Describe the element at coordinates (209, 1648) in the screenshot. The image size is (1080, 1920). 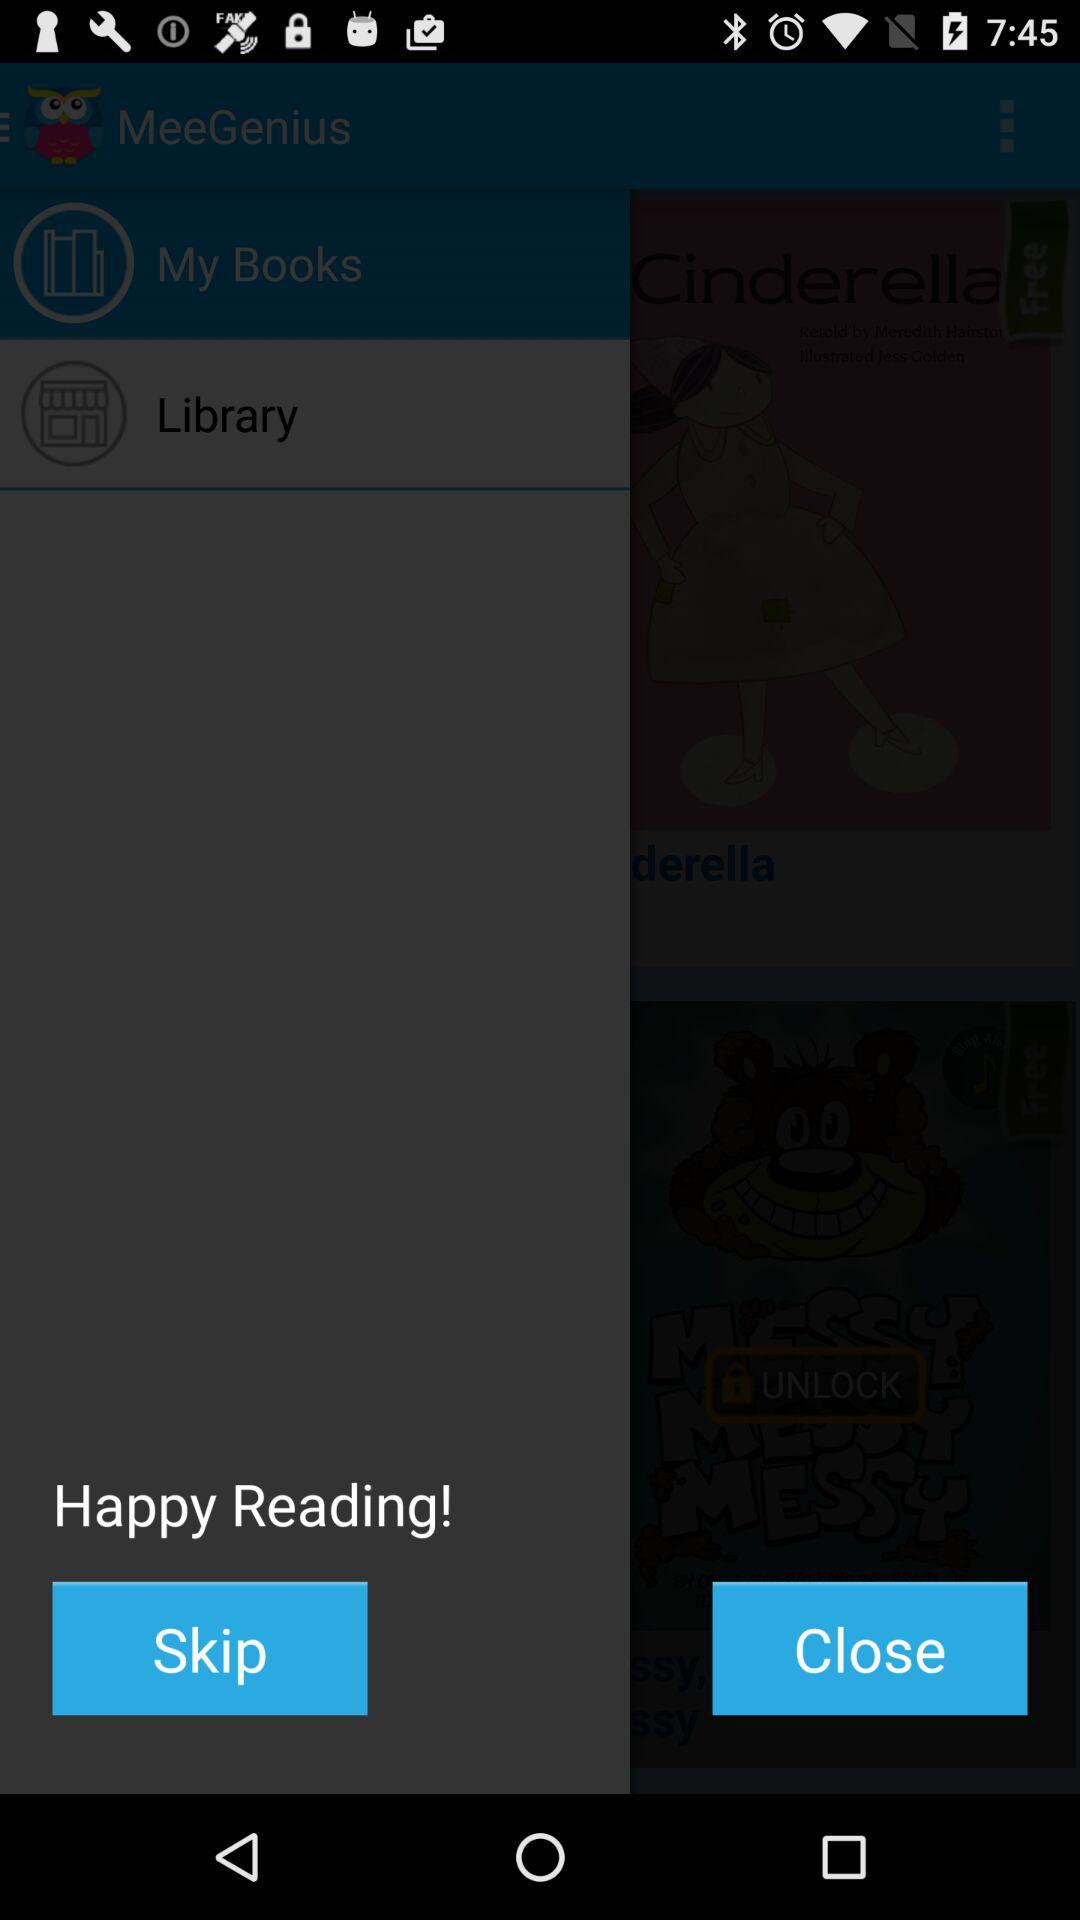
I see `item below happy reading! item` at that location.